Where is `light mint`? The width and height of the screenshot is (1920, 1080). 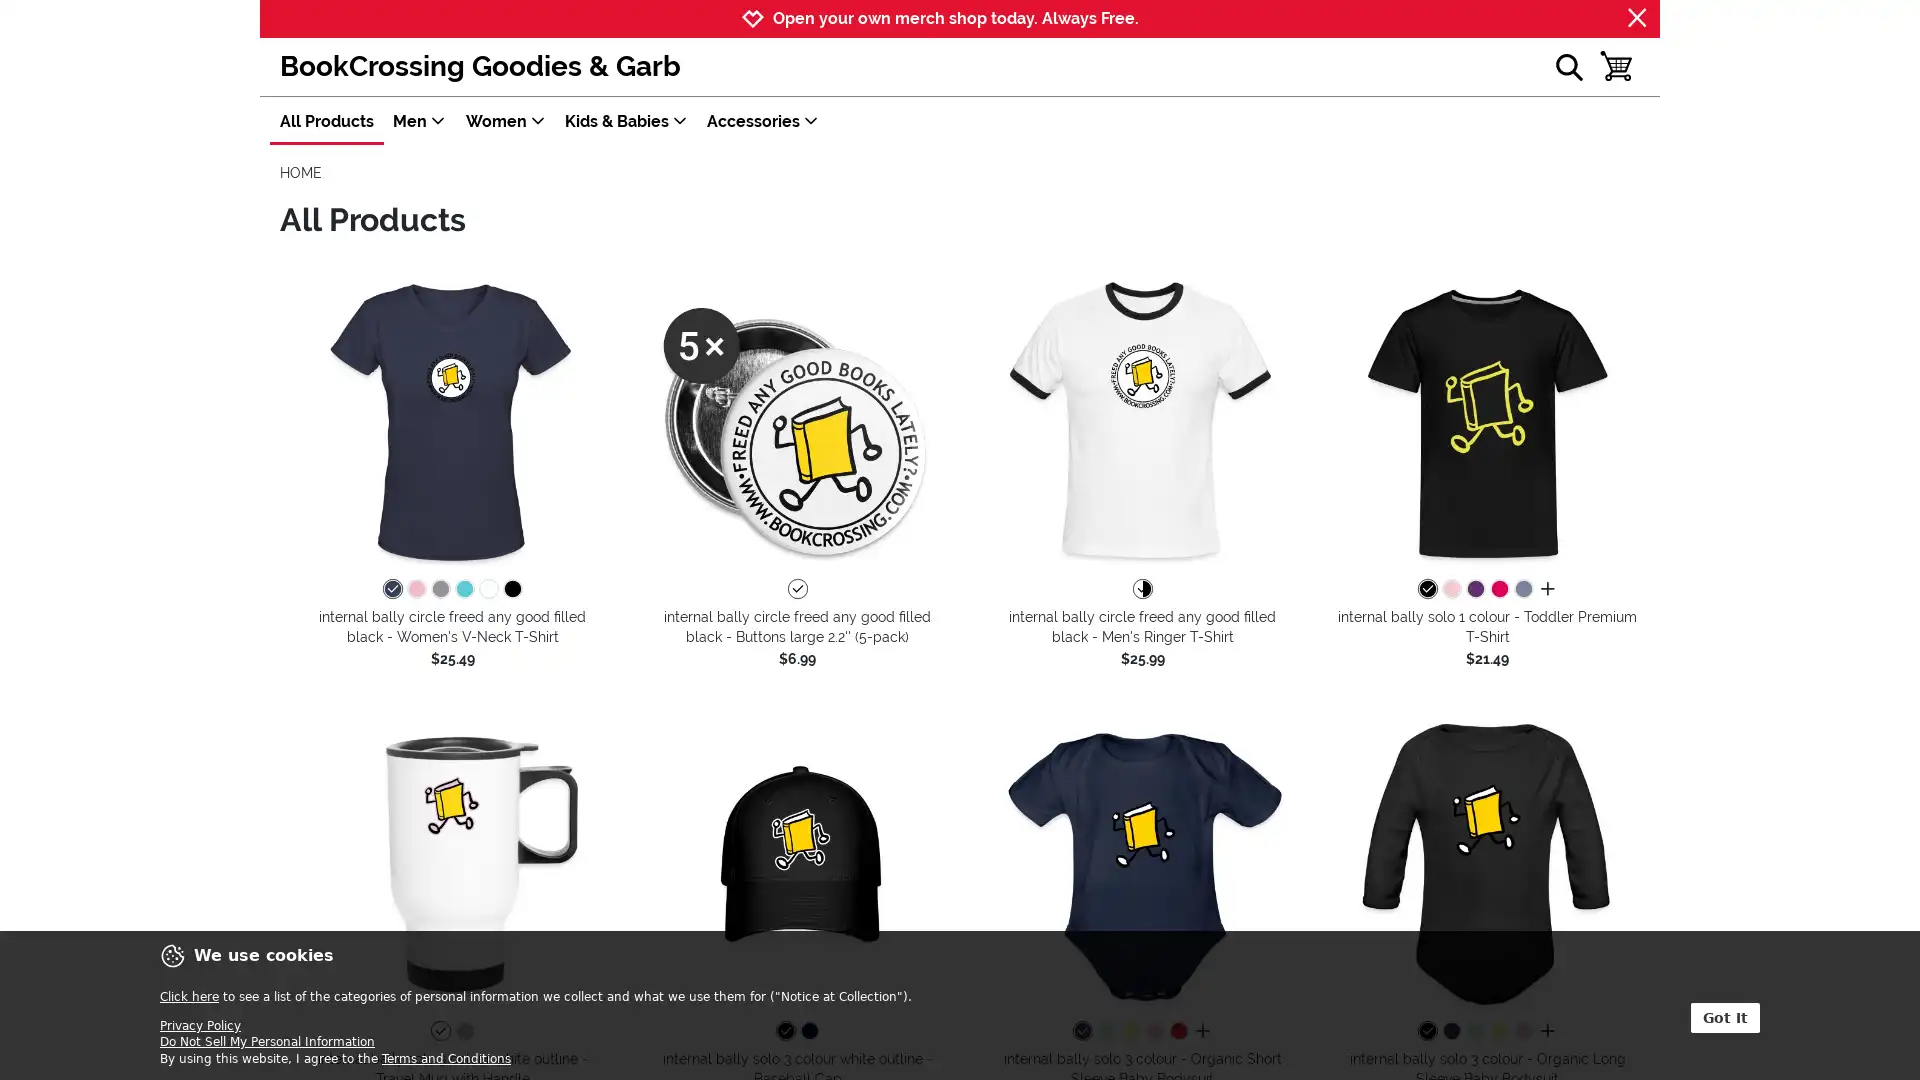
light mint is located at coordinates (1104, 1032).